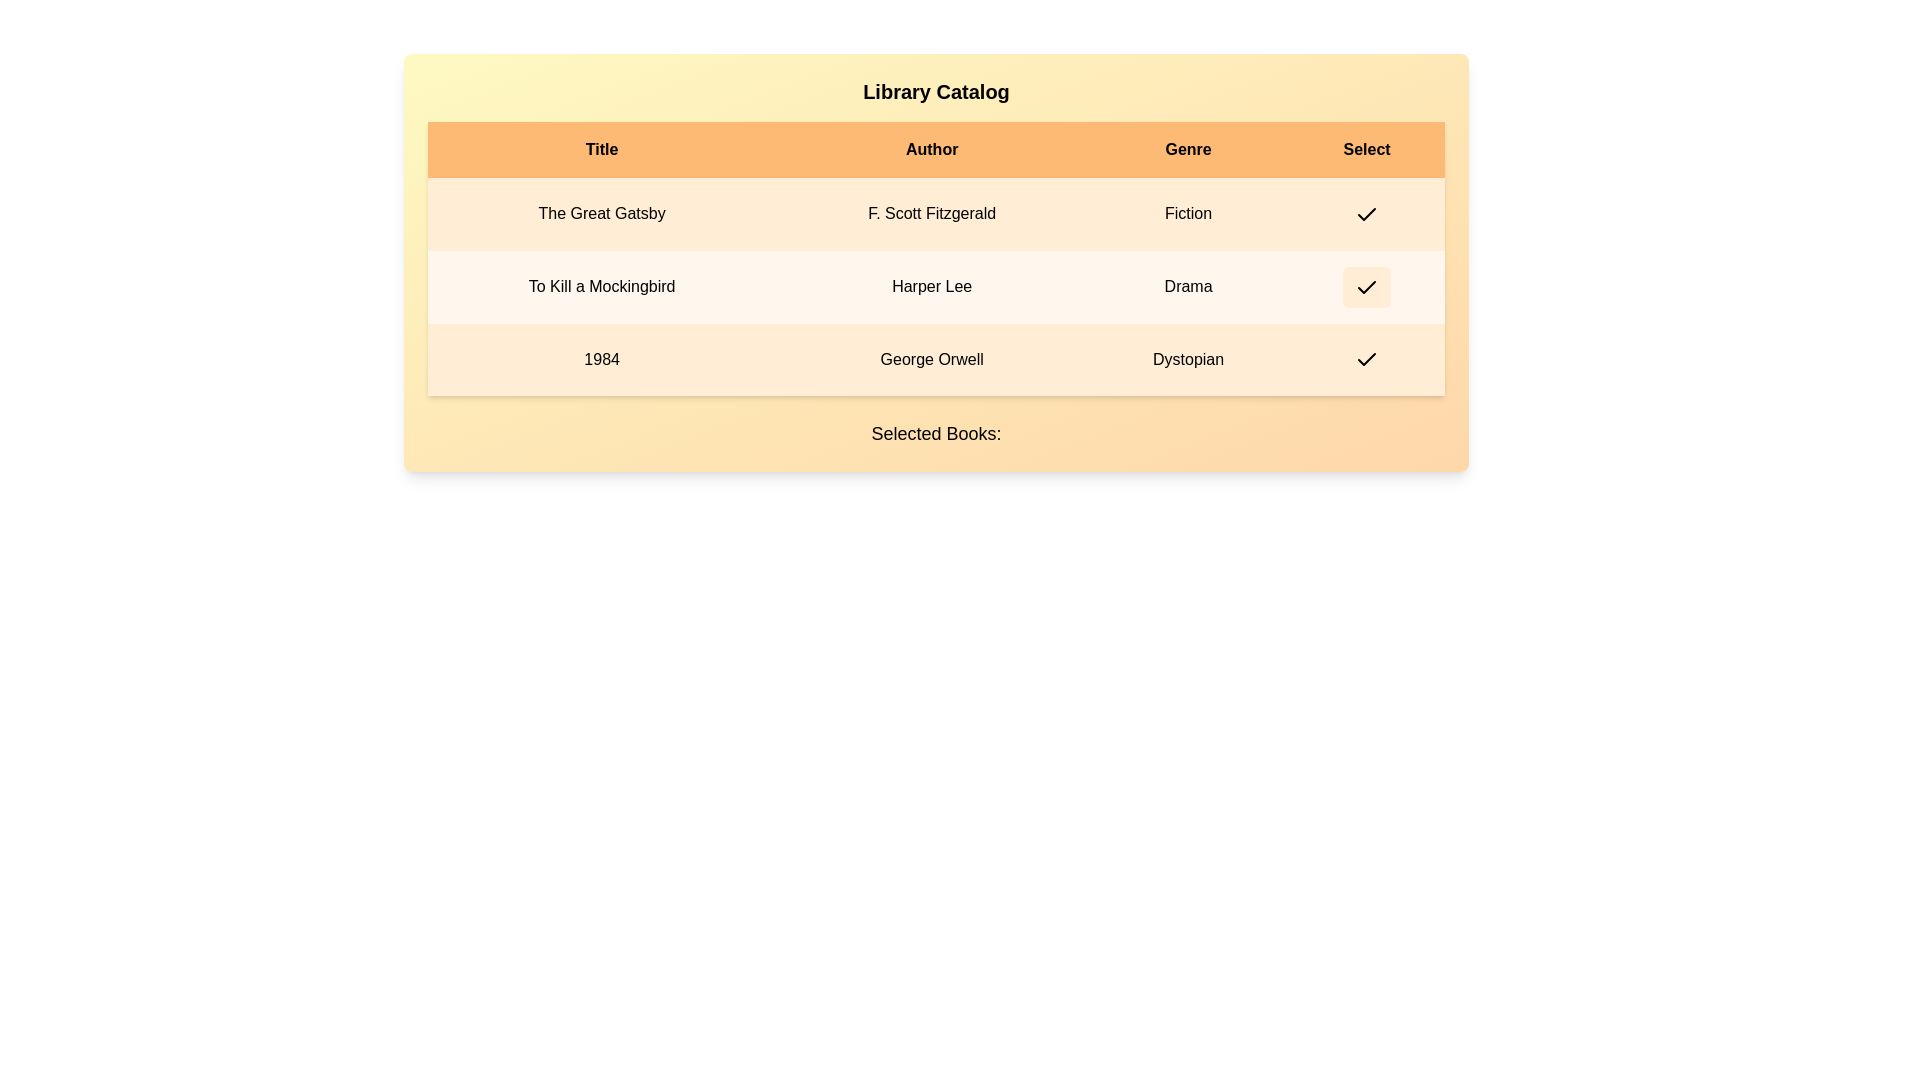  I want to click on the selection button in the 'Select' column for the entry '1984' by George Orwell, so click(1366, 358).